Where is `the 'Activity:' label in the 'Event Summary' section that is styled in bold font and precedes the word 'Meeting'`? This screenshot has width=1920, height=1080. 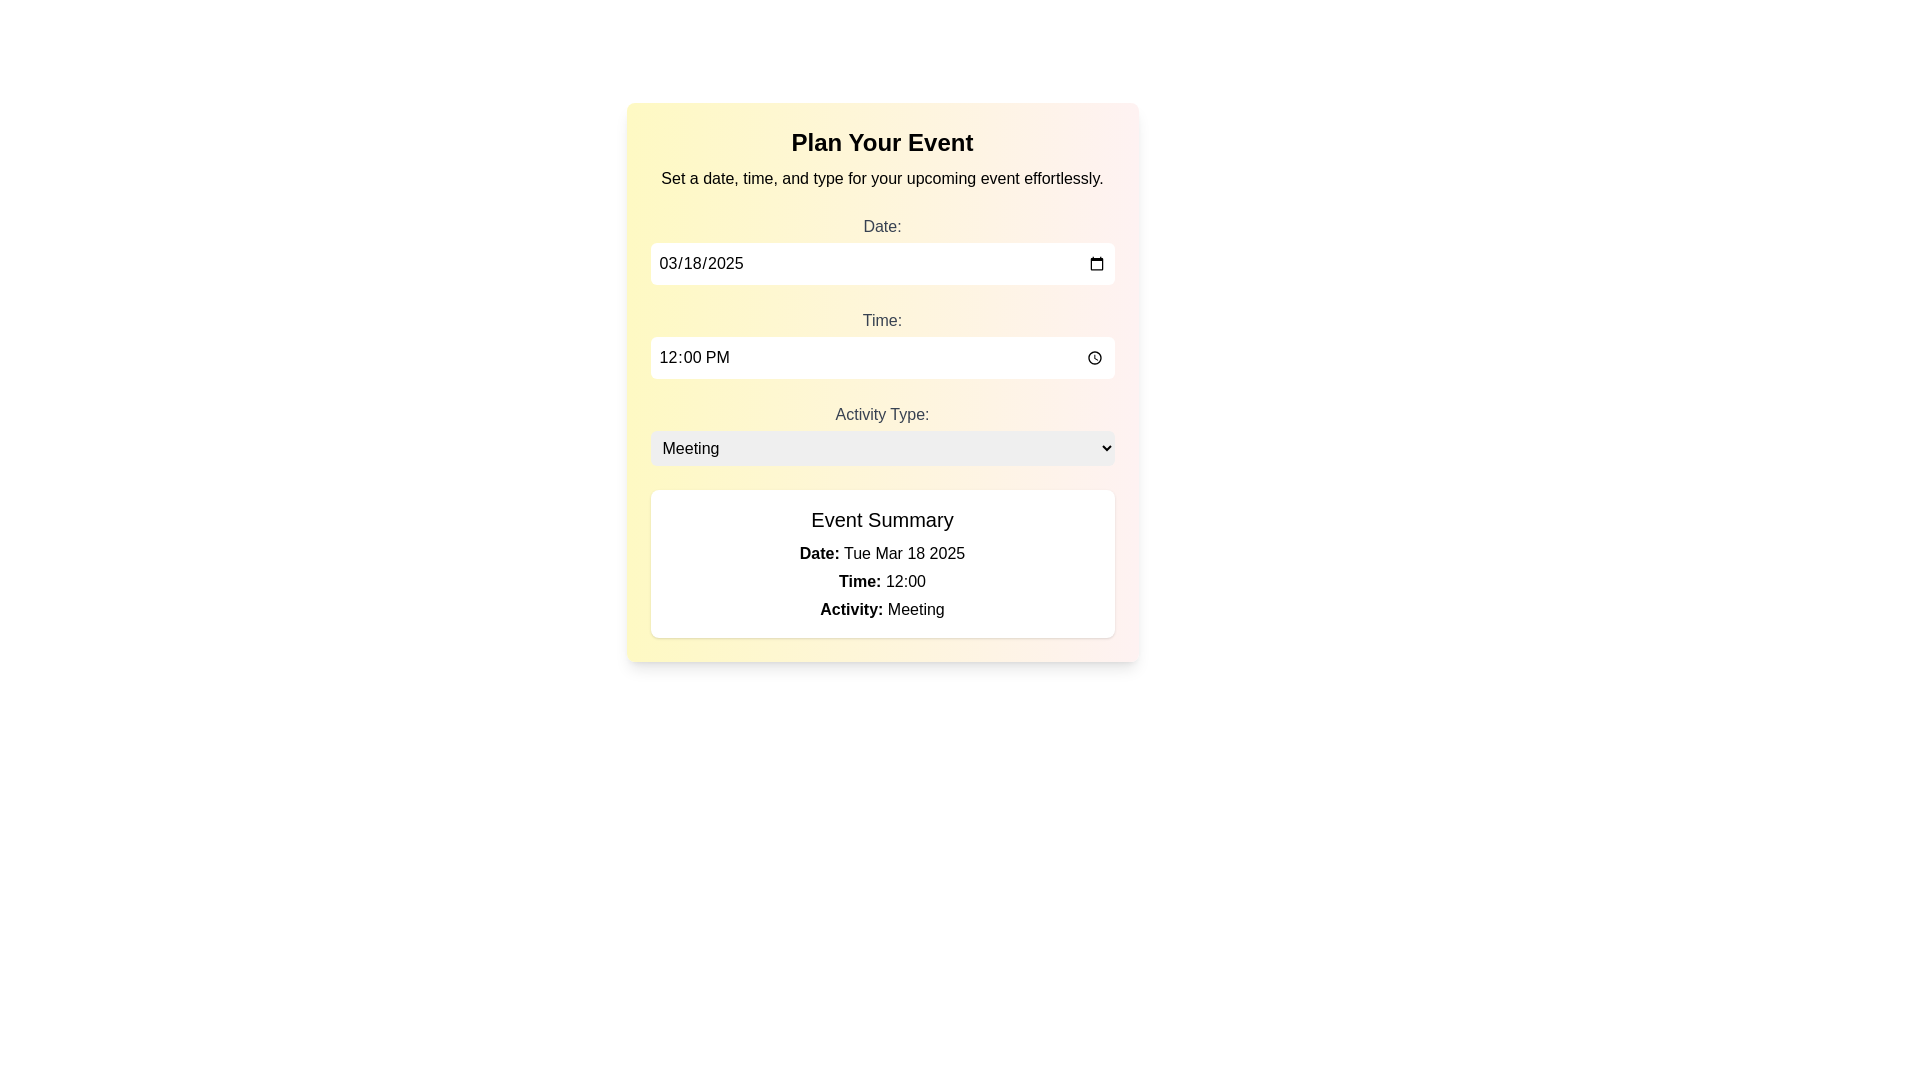 the 'Activity:' label in the 'Event Summary' section that is styled in bold font and precedes the word 'Meeting' is located at coordinates (851, 608).